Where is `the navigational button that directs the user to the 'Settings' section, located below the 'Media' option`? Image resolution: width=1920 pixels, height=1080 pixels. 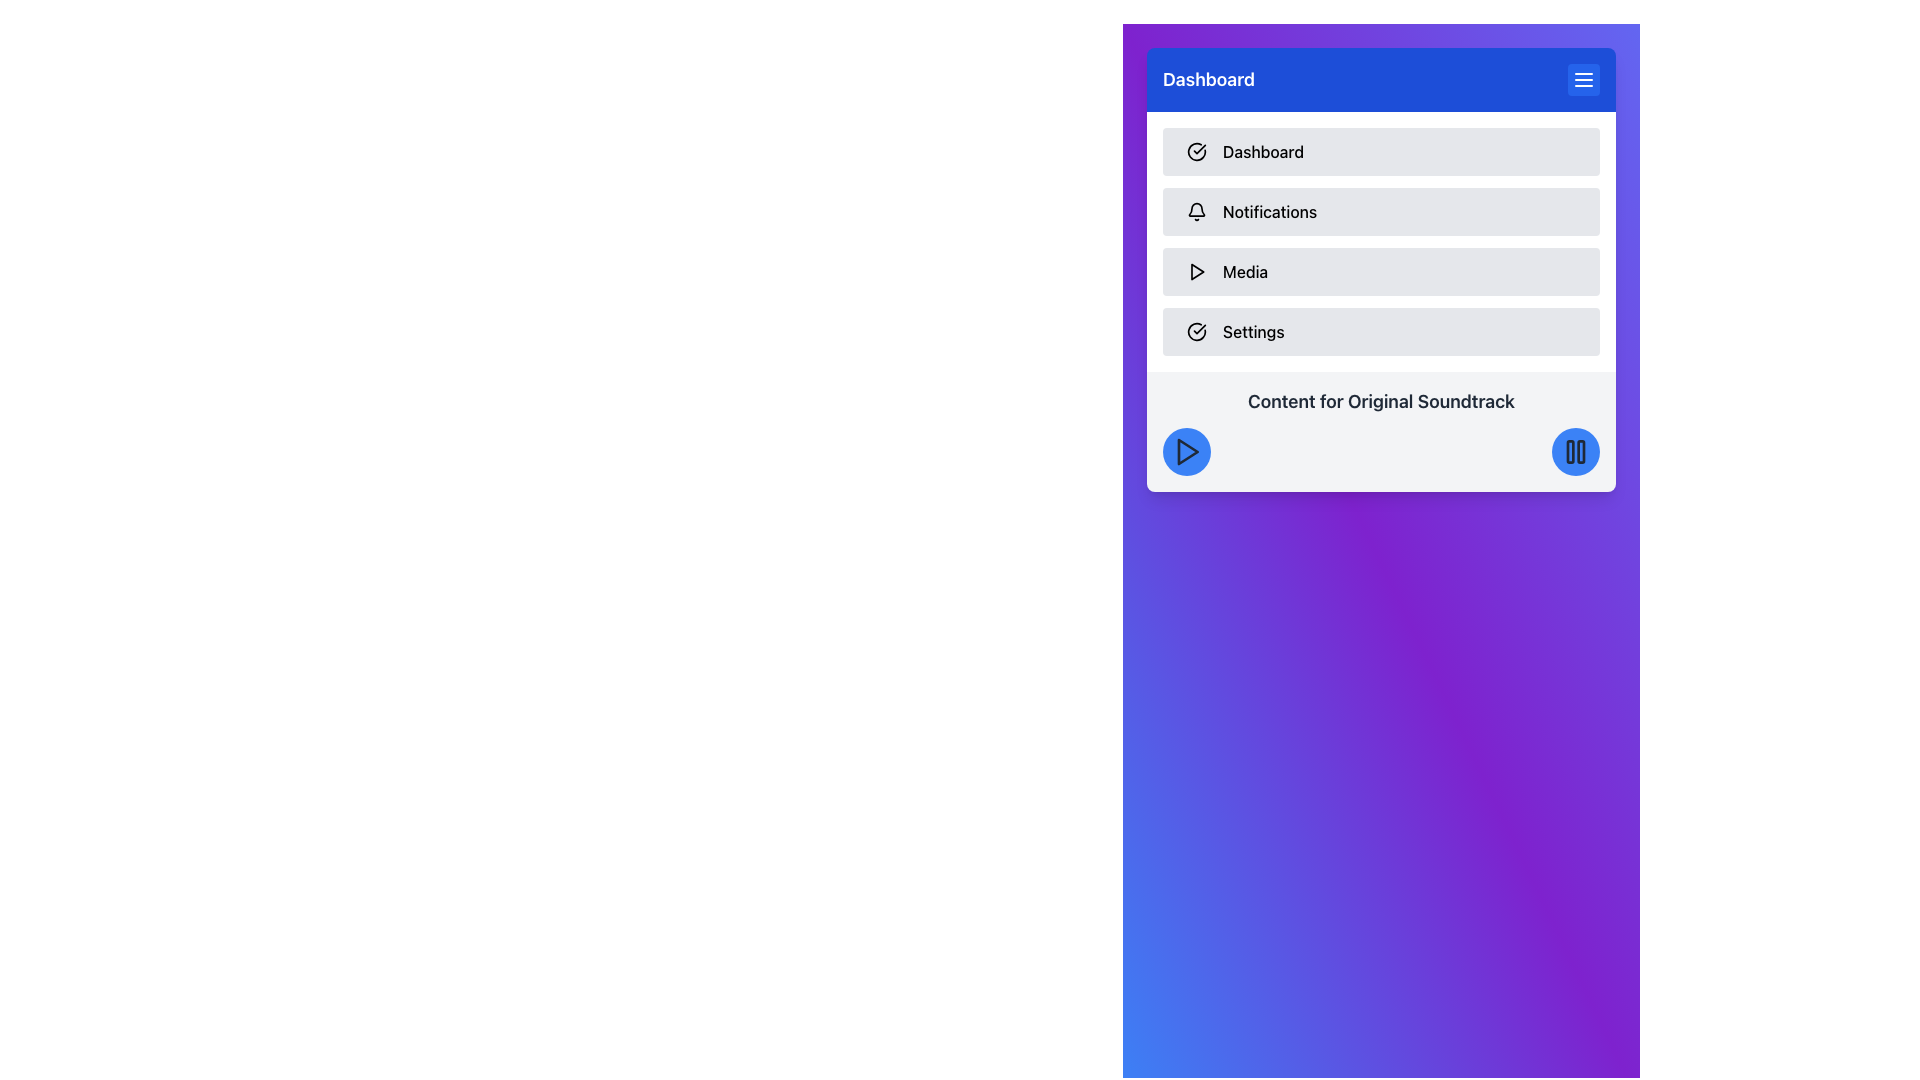
the navigational button that directs the user to the 'Settings' section, located below the 'Media' option is located at coordinates (1380, 330).